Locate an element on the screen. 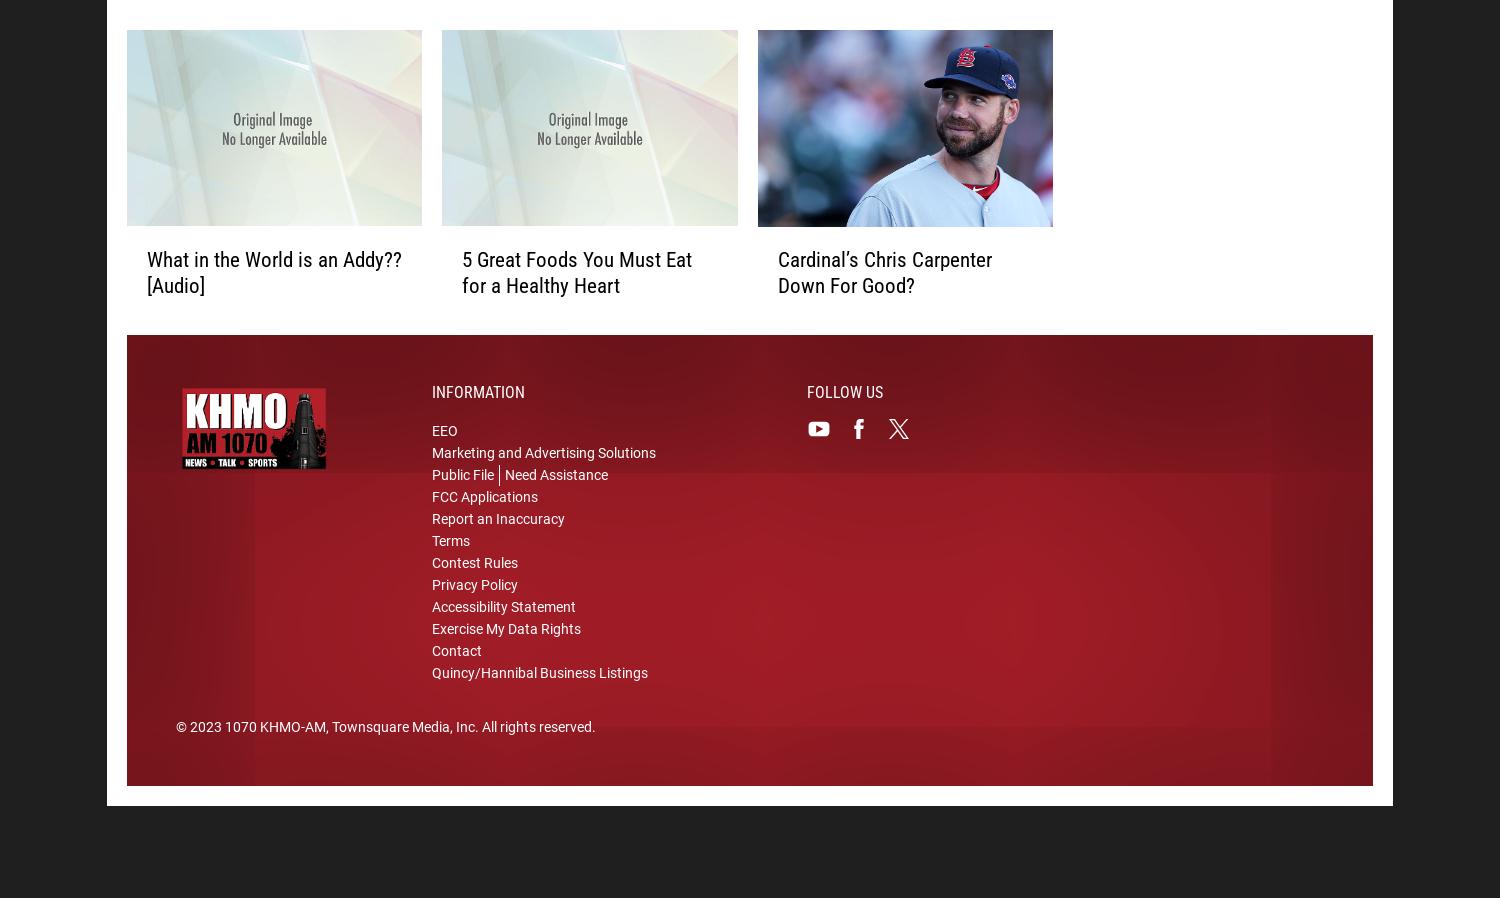 The image size is (1500, 898). 'Follow Us' is located at coordinates (843, 395).